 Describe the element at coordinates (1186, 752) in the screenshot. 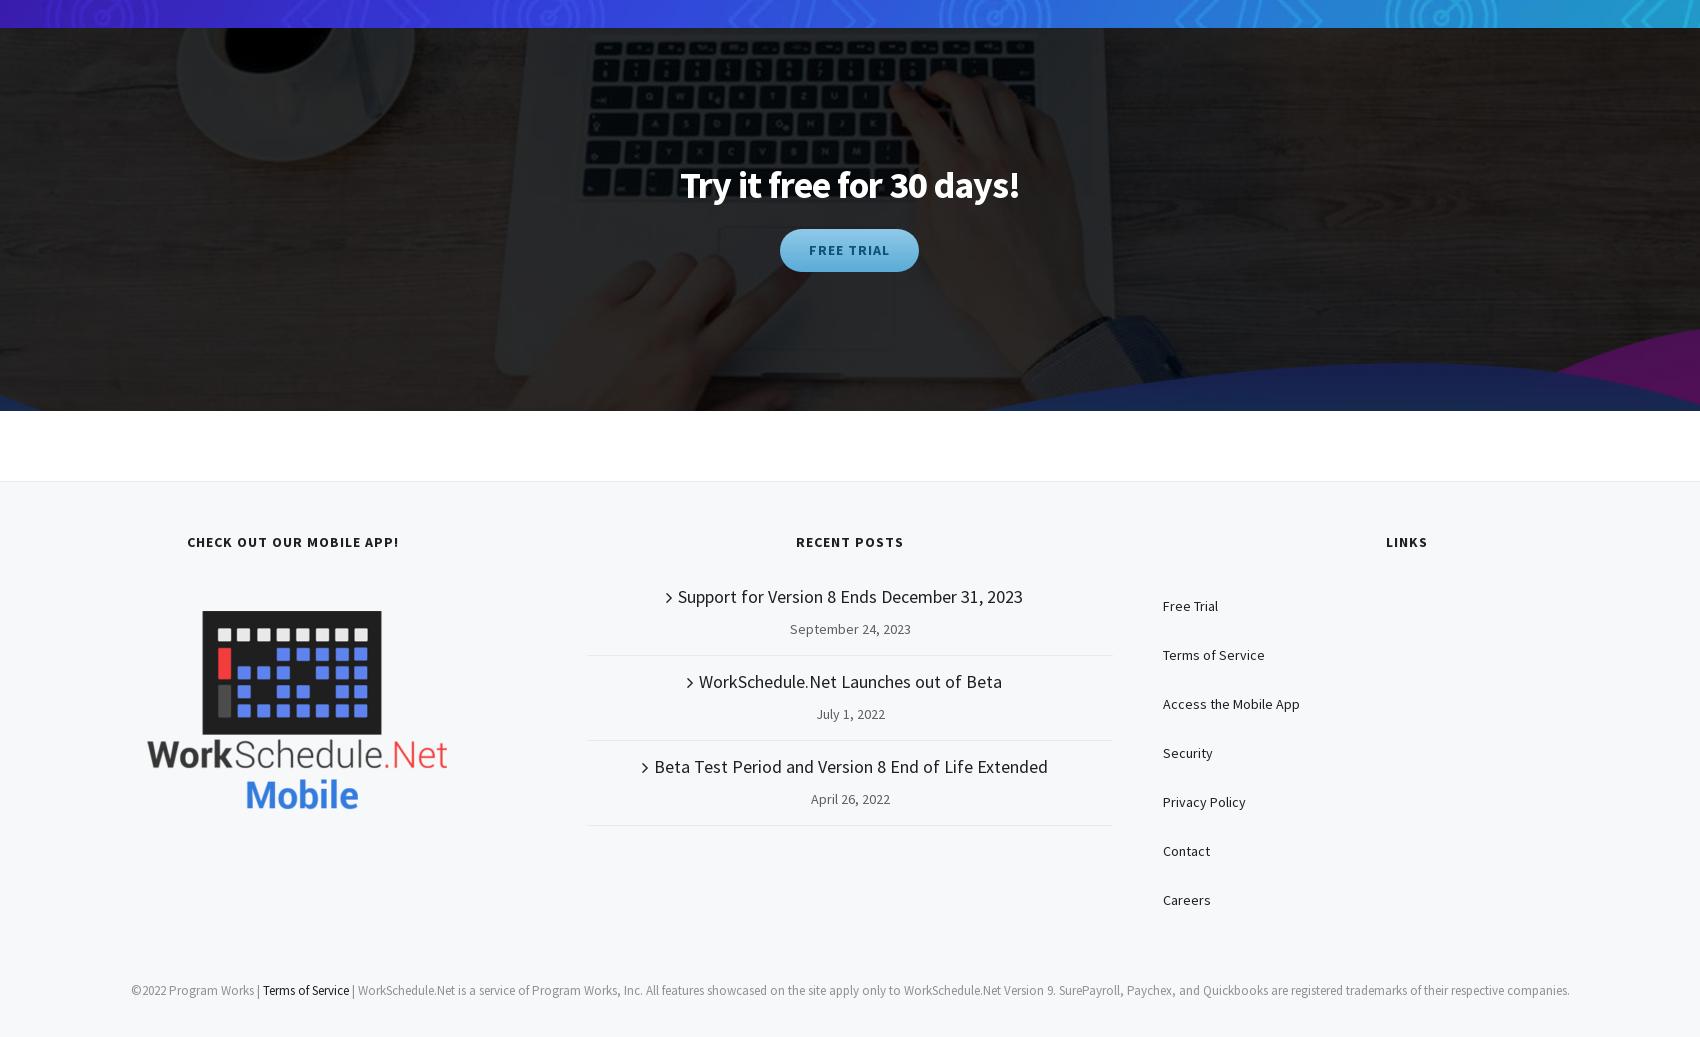

I see `'Security'` at that location.